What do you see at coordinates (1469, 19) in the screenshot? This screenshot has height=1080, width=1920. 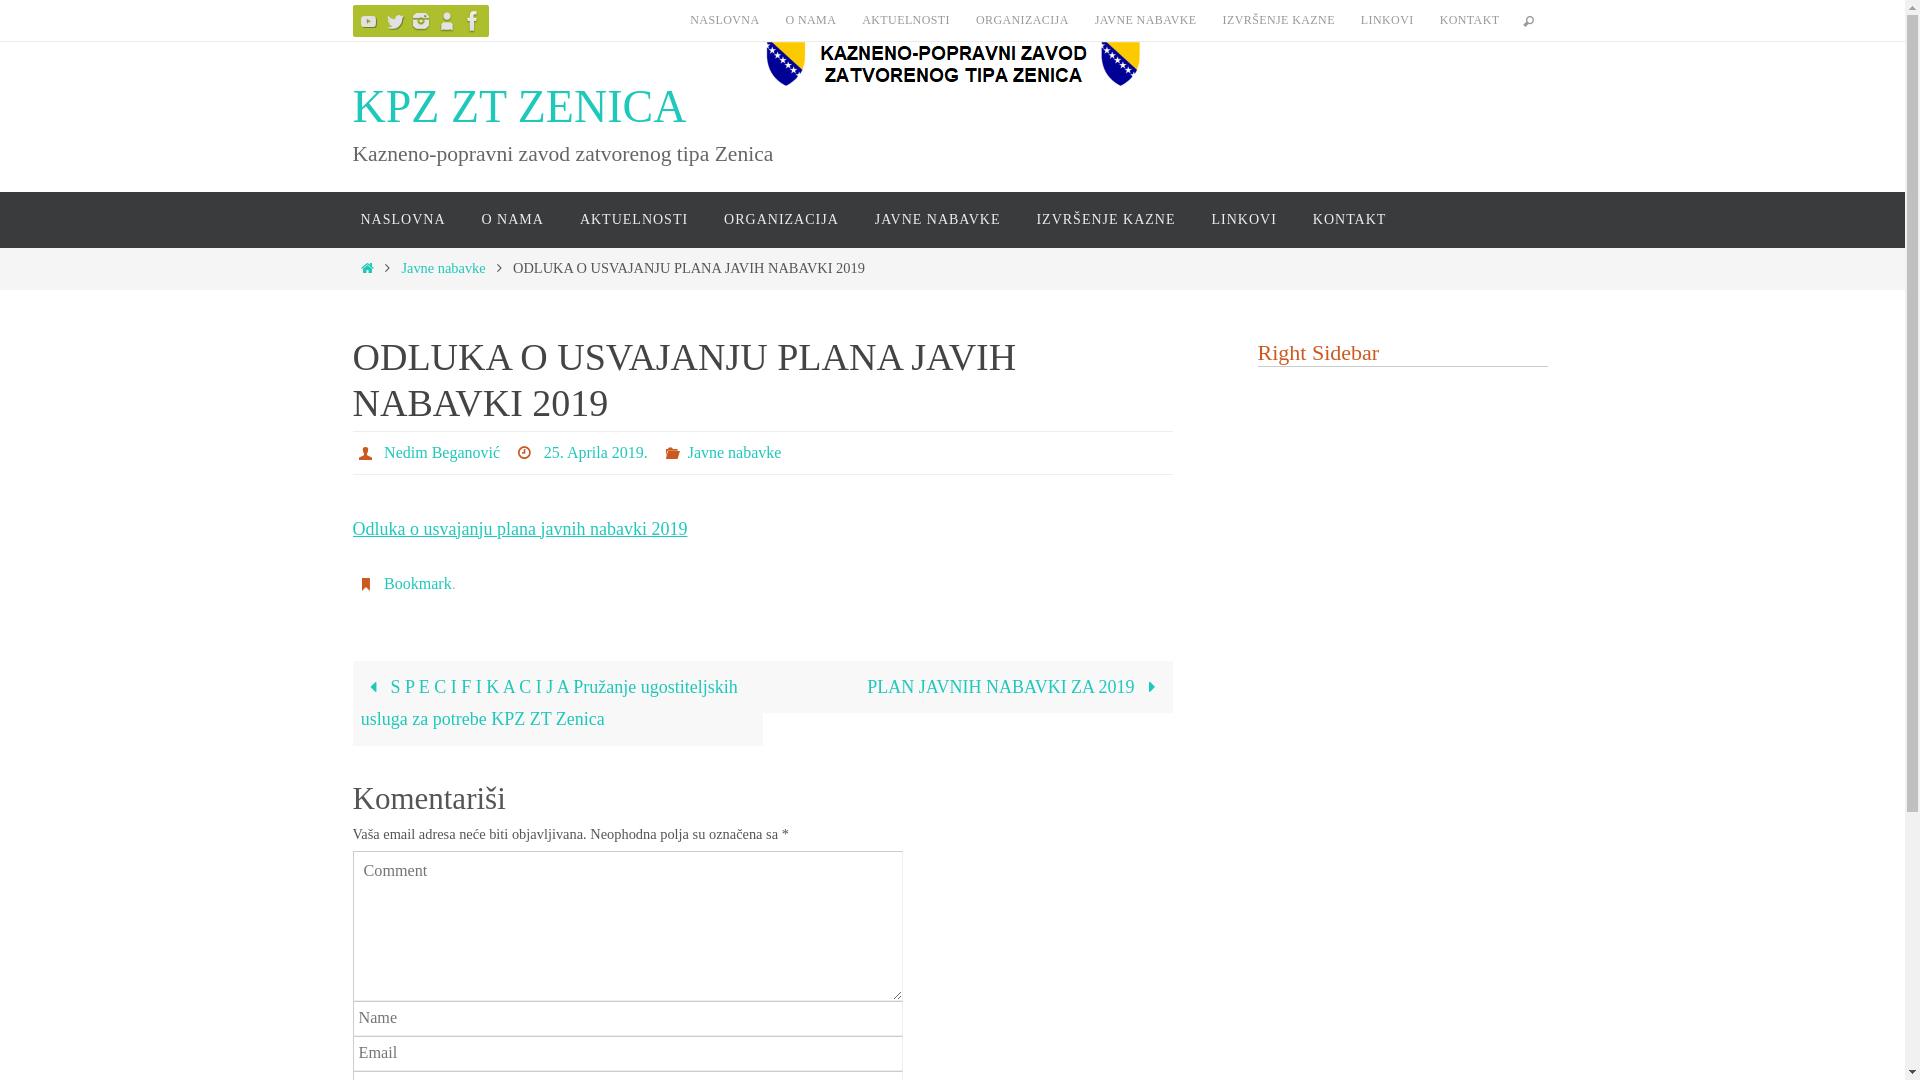 I see `'KONTAKT'` at bounding box center [1469, 19].